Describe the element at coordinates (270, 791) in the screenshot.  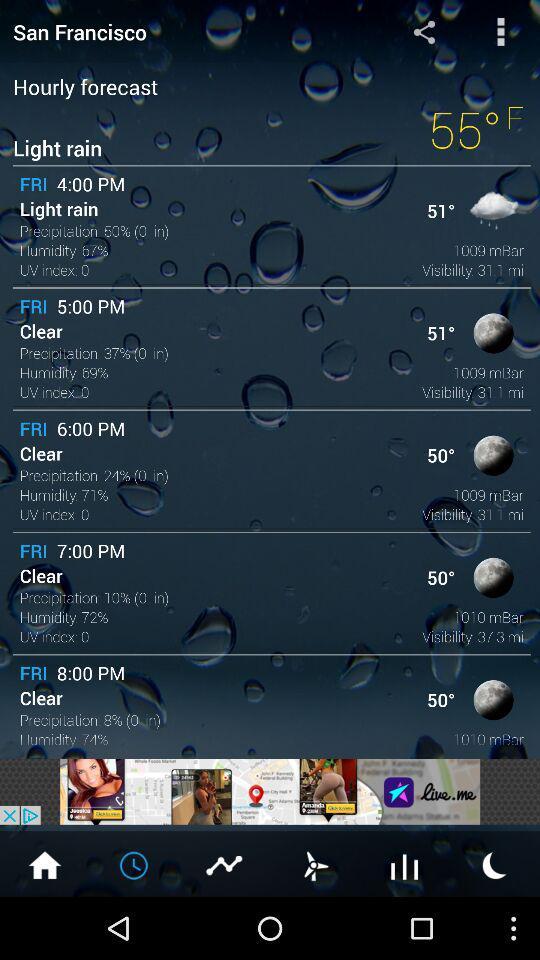
I see `advertisement space` at that location.